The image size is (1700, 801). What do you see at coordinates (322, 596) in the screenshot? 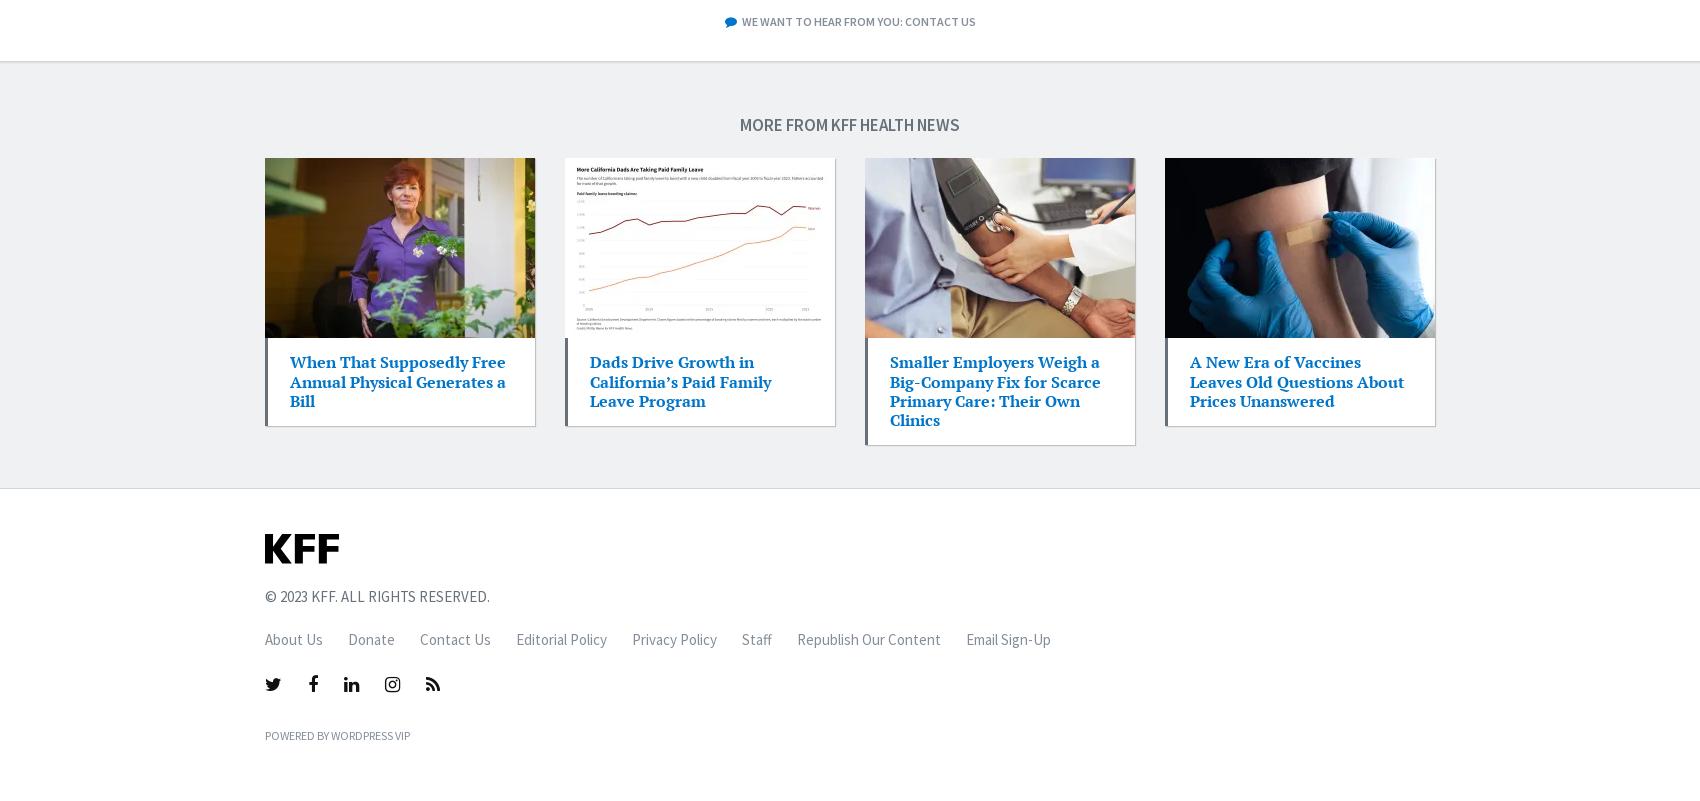
I see `'KFF'` at bounding box center [322, 596].